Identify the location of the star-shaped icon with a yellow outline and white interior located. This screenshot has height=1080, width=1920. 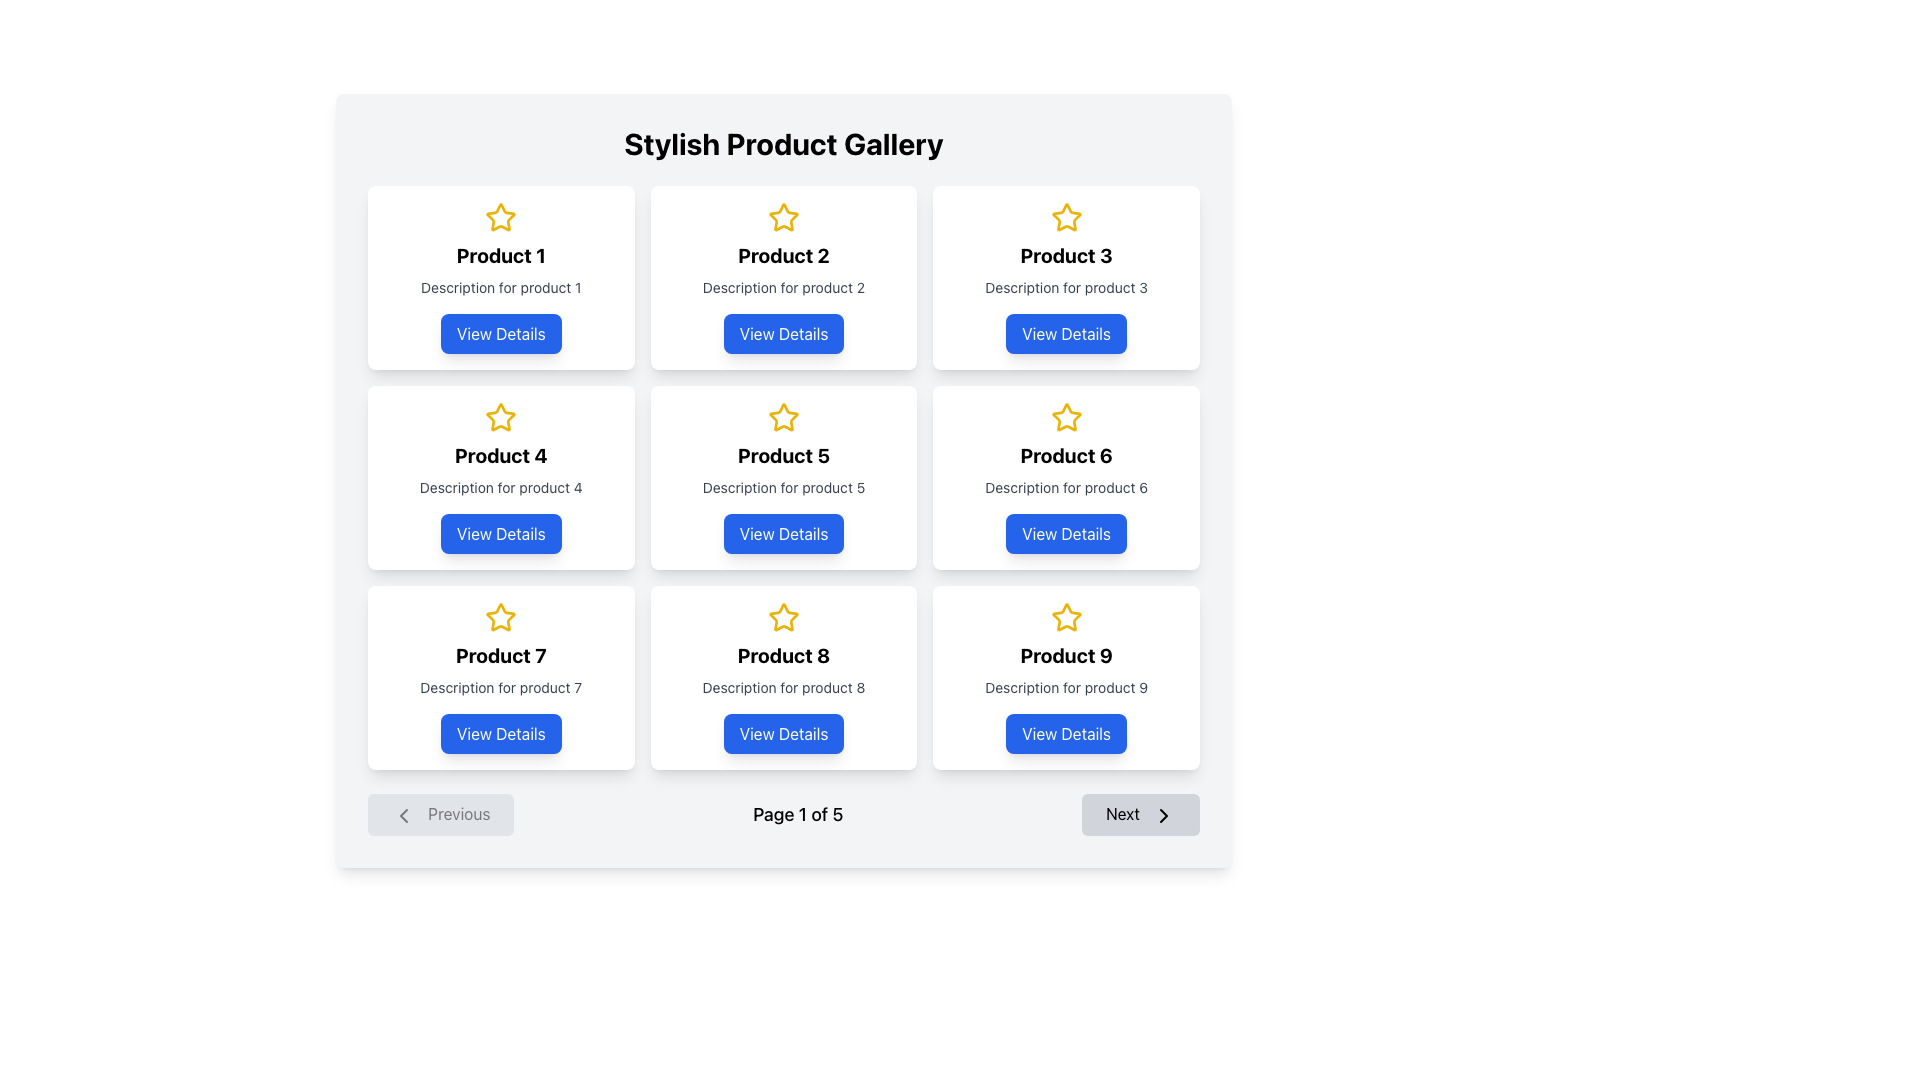
(782, 616).